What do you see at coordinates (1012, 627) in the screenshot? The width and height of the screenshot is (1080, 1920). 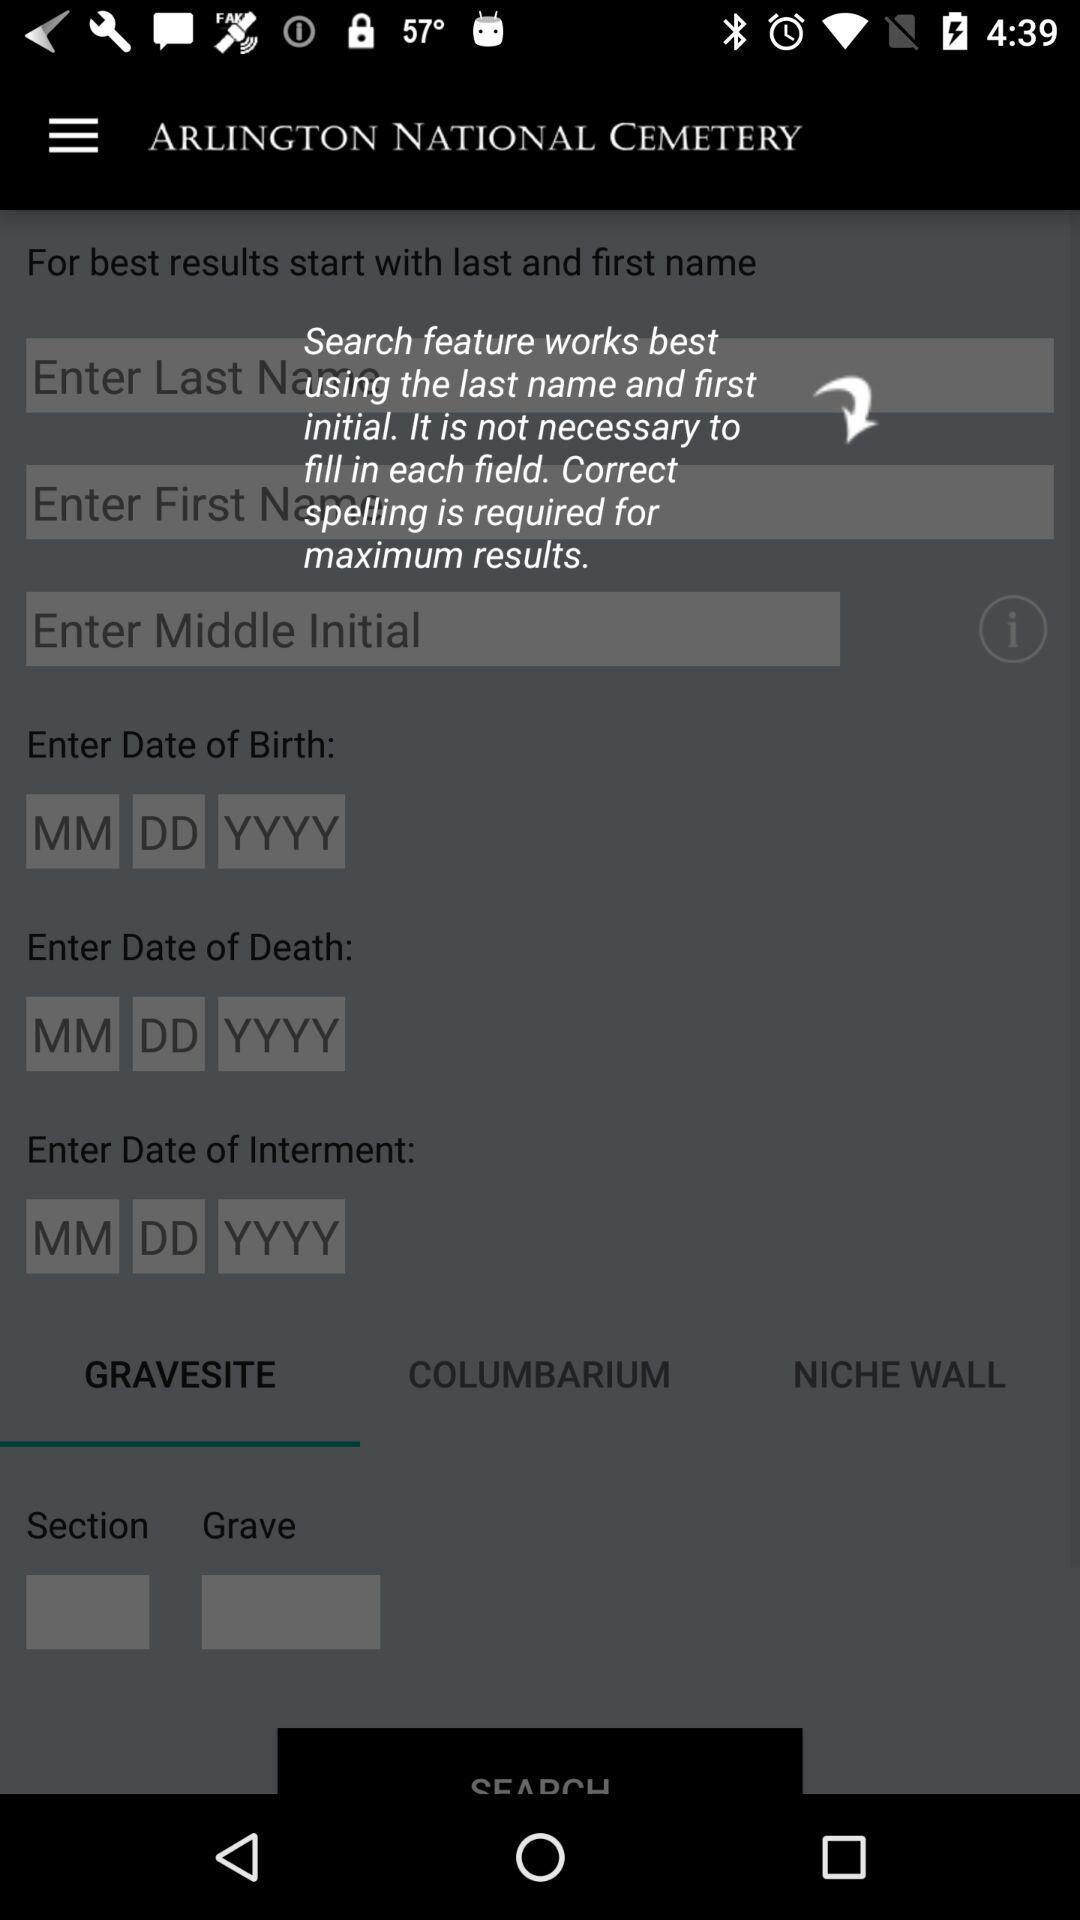 I see `the info icon` at bounding box center [1012, 627].